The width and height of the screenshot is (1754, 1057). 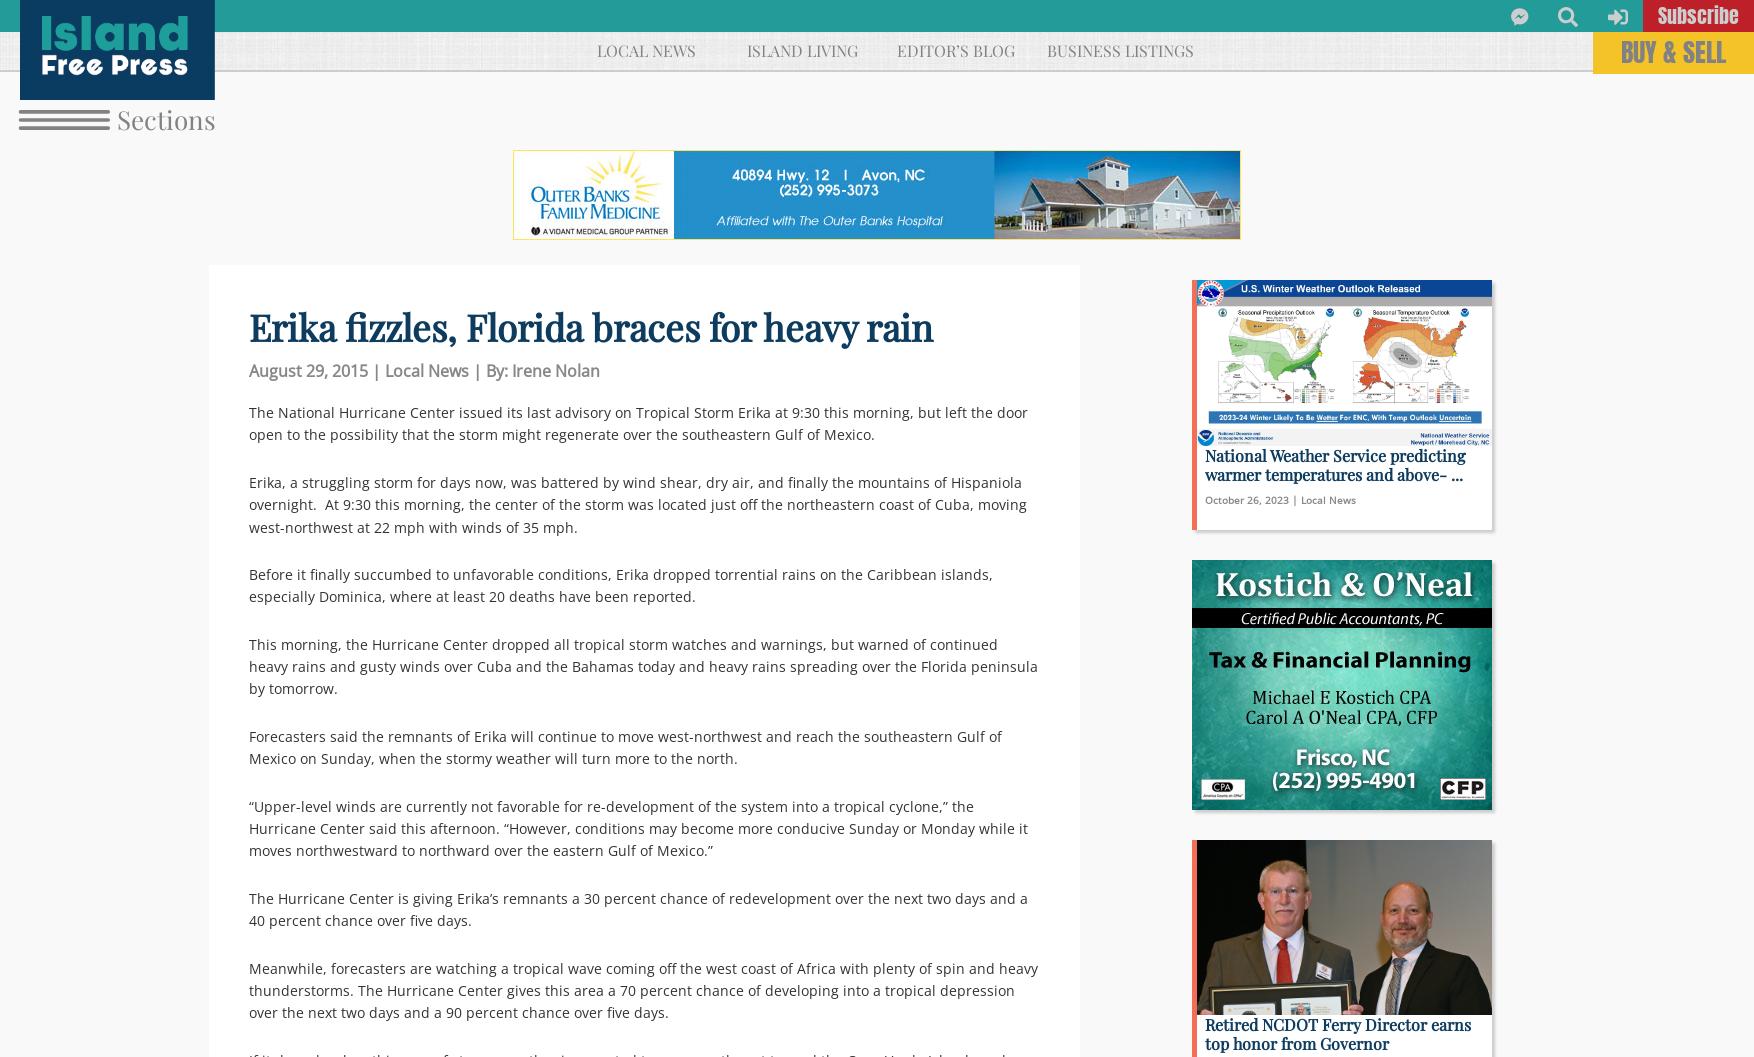 I want to click on '“Upper-level winds are currently not favorable for re-development of the system into a tropical cyclone,” the Hurricane Center said this afternoon. “However, conditions may become more conducive Sunday or Monday while it moves northwestward to northward over the eastern Gulf of Mexico.”', so click(x=637, y=827).